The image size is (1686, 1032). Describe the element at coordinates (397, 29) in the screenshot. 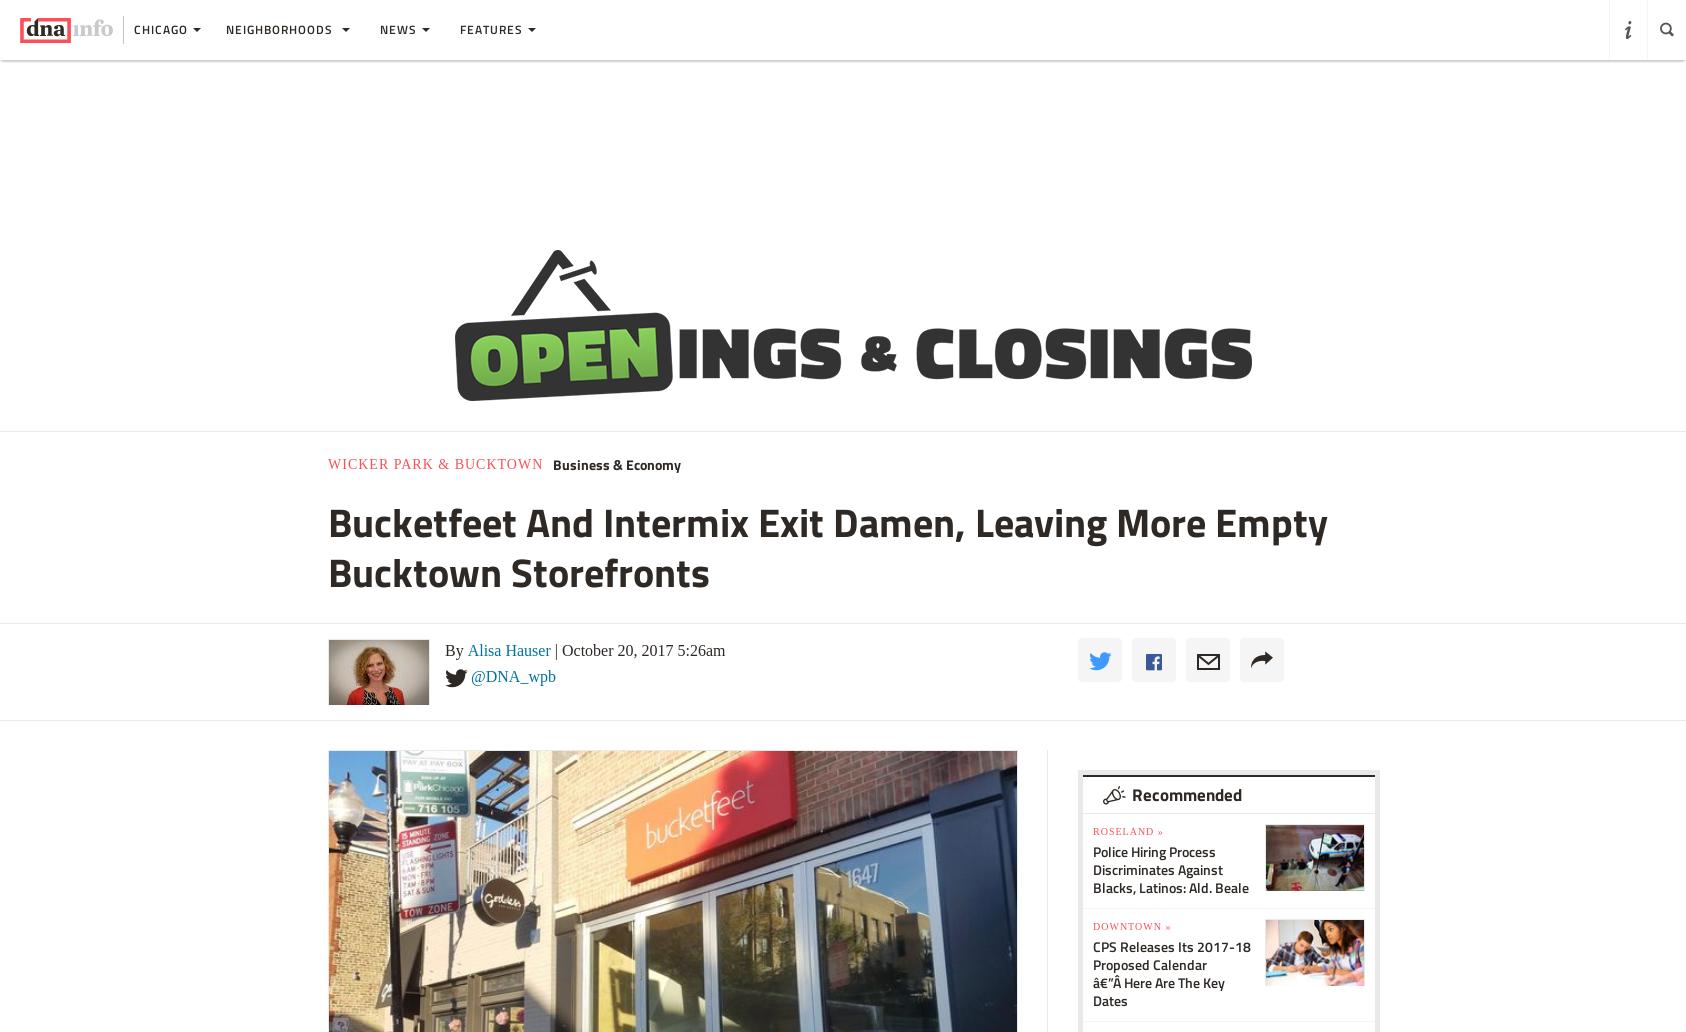

I see `'News'` at that location.